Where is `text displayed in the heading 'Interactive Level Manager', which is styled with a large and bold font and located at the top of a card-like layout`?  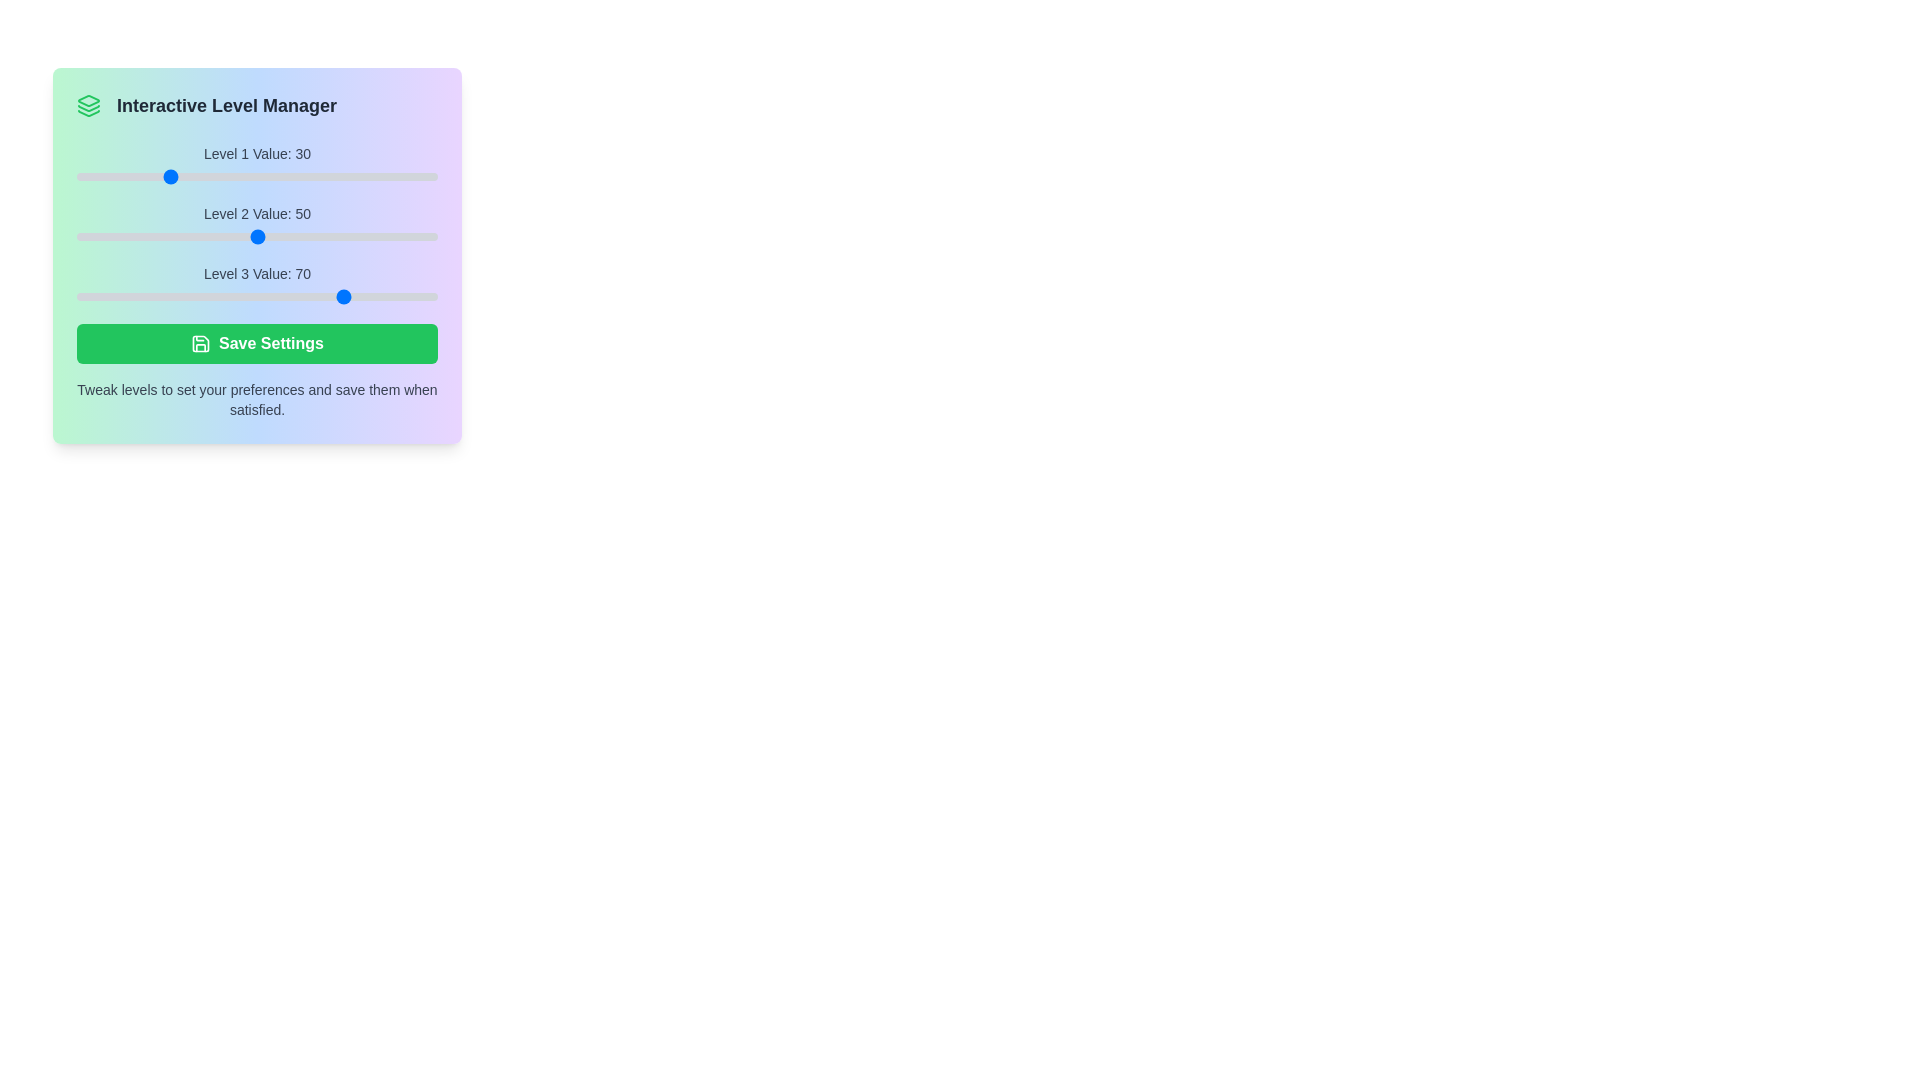 text displayed in the heading 'Interactive Level Manager', which is styled with a large and bold font and located at the top of a card-like layout is located at coordinates (227, 105).